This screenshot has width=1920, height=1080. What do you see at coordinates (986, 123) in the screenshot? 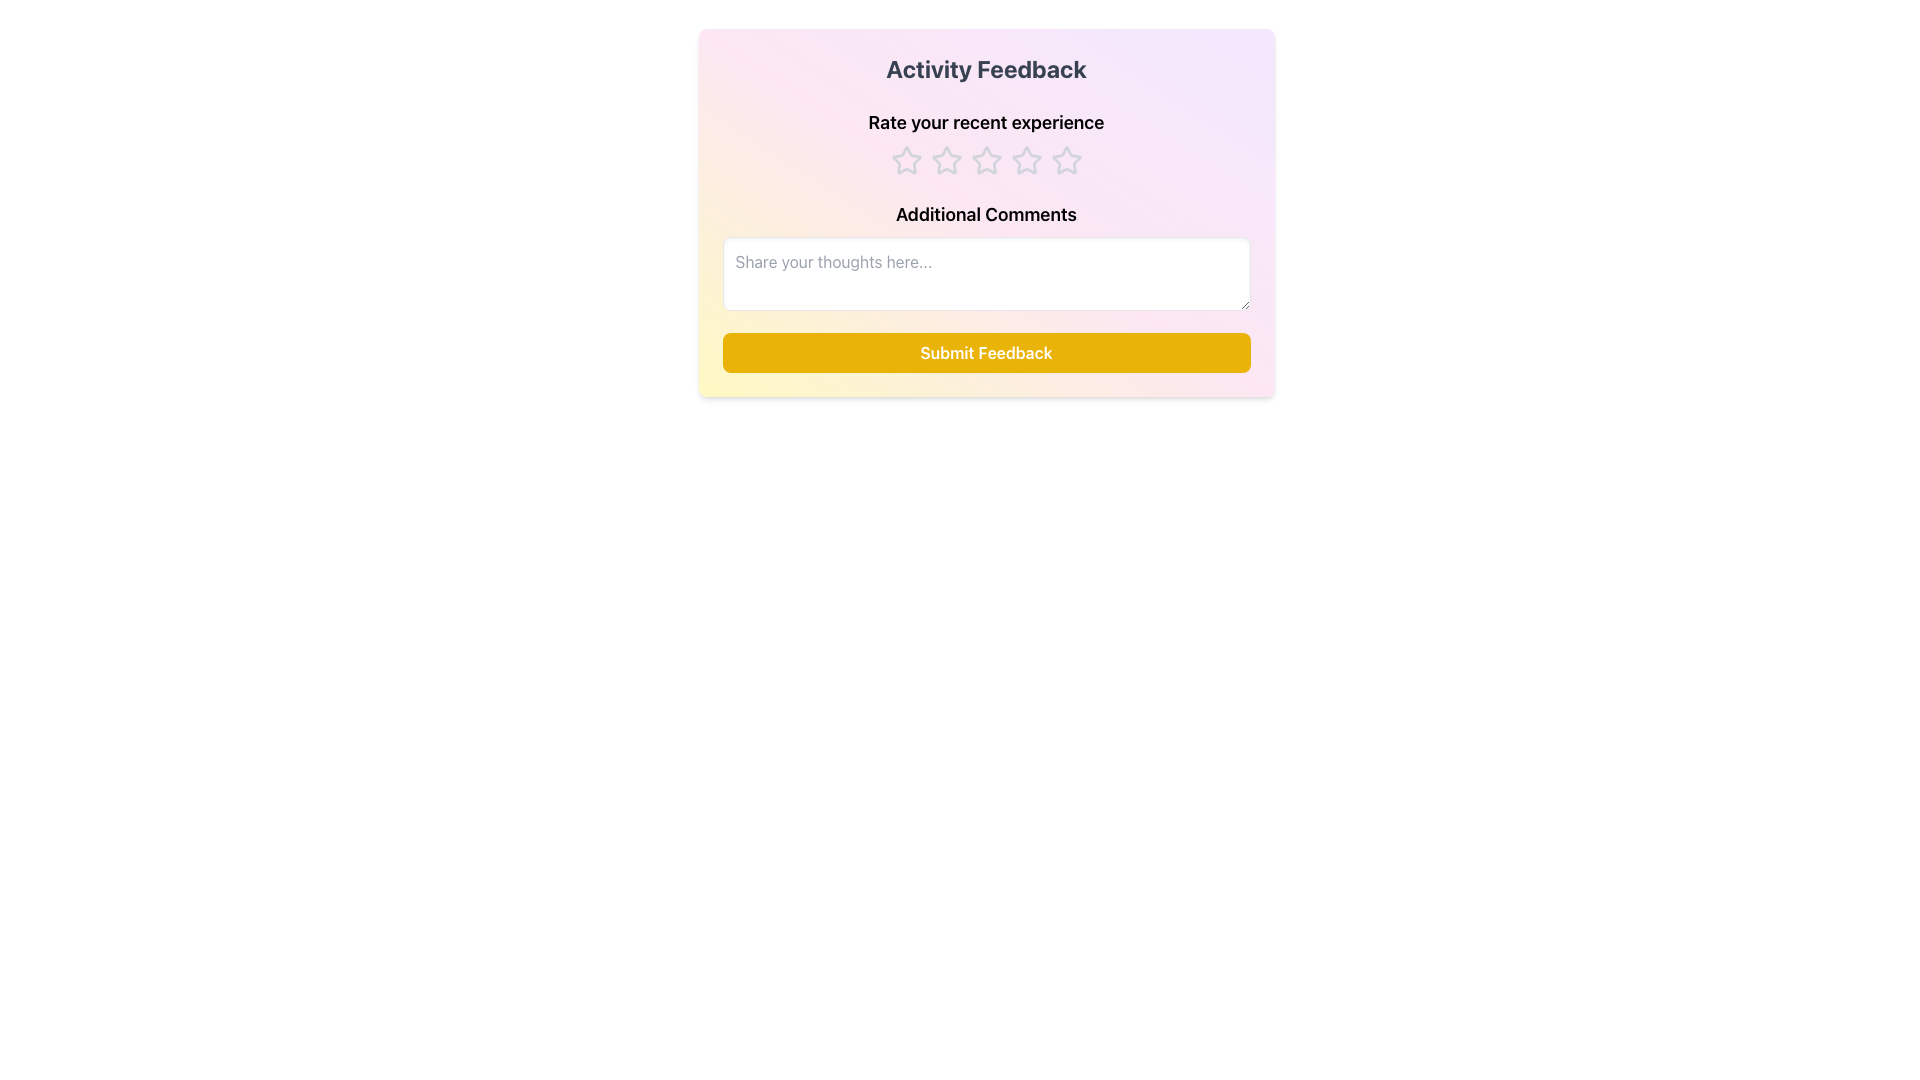
I see `the static text label that reads 'Rate your recent experience', which is positioned below the 'Activity Feedback' heading and above the star rating icons` at bounding box center [986, 123].